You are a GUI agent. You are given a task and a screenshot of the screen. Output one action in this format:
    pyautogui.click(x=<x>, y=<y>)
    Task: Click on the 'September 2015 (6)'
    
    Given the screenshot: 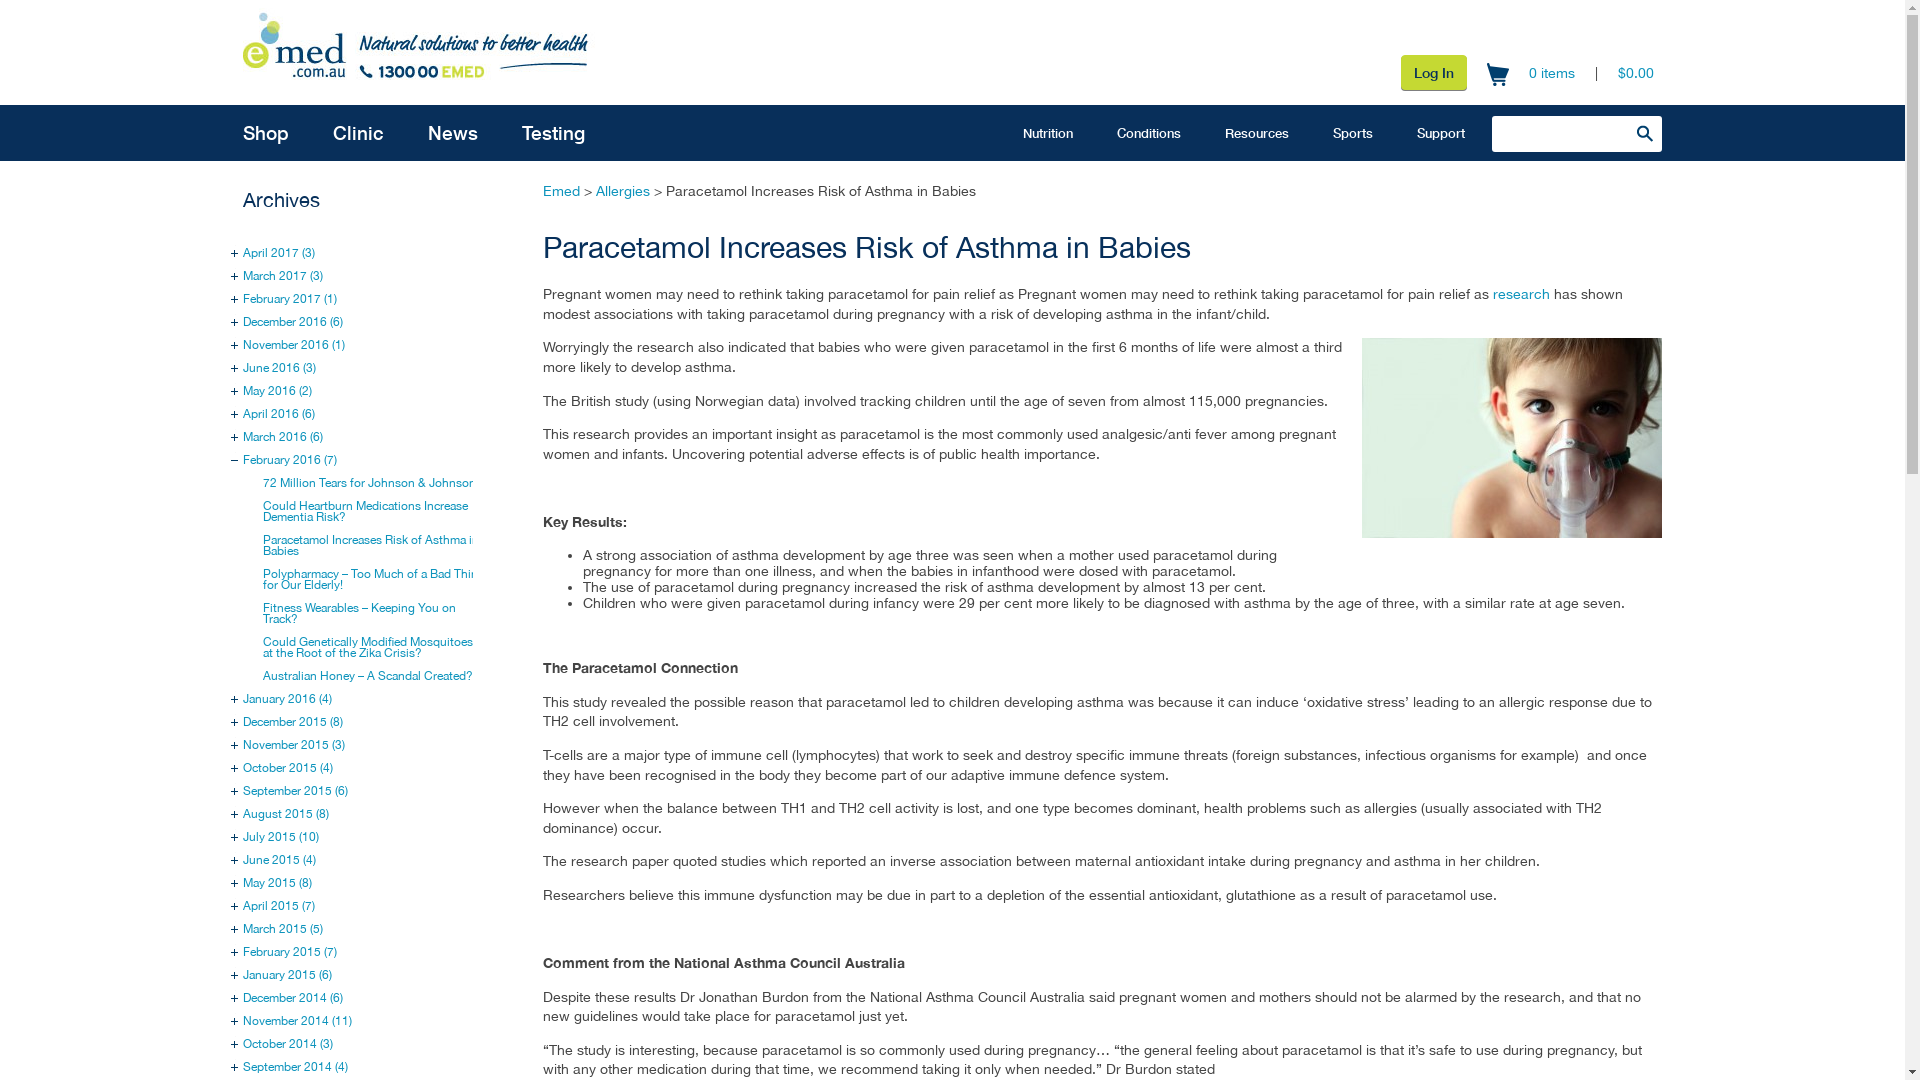 What is the action you would take?
    pyautogui.click(x=294, y=789)
    